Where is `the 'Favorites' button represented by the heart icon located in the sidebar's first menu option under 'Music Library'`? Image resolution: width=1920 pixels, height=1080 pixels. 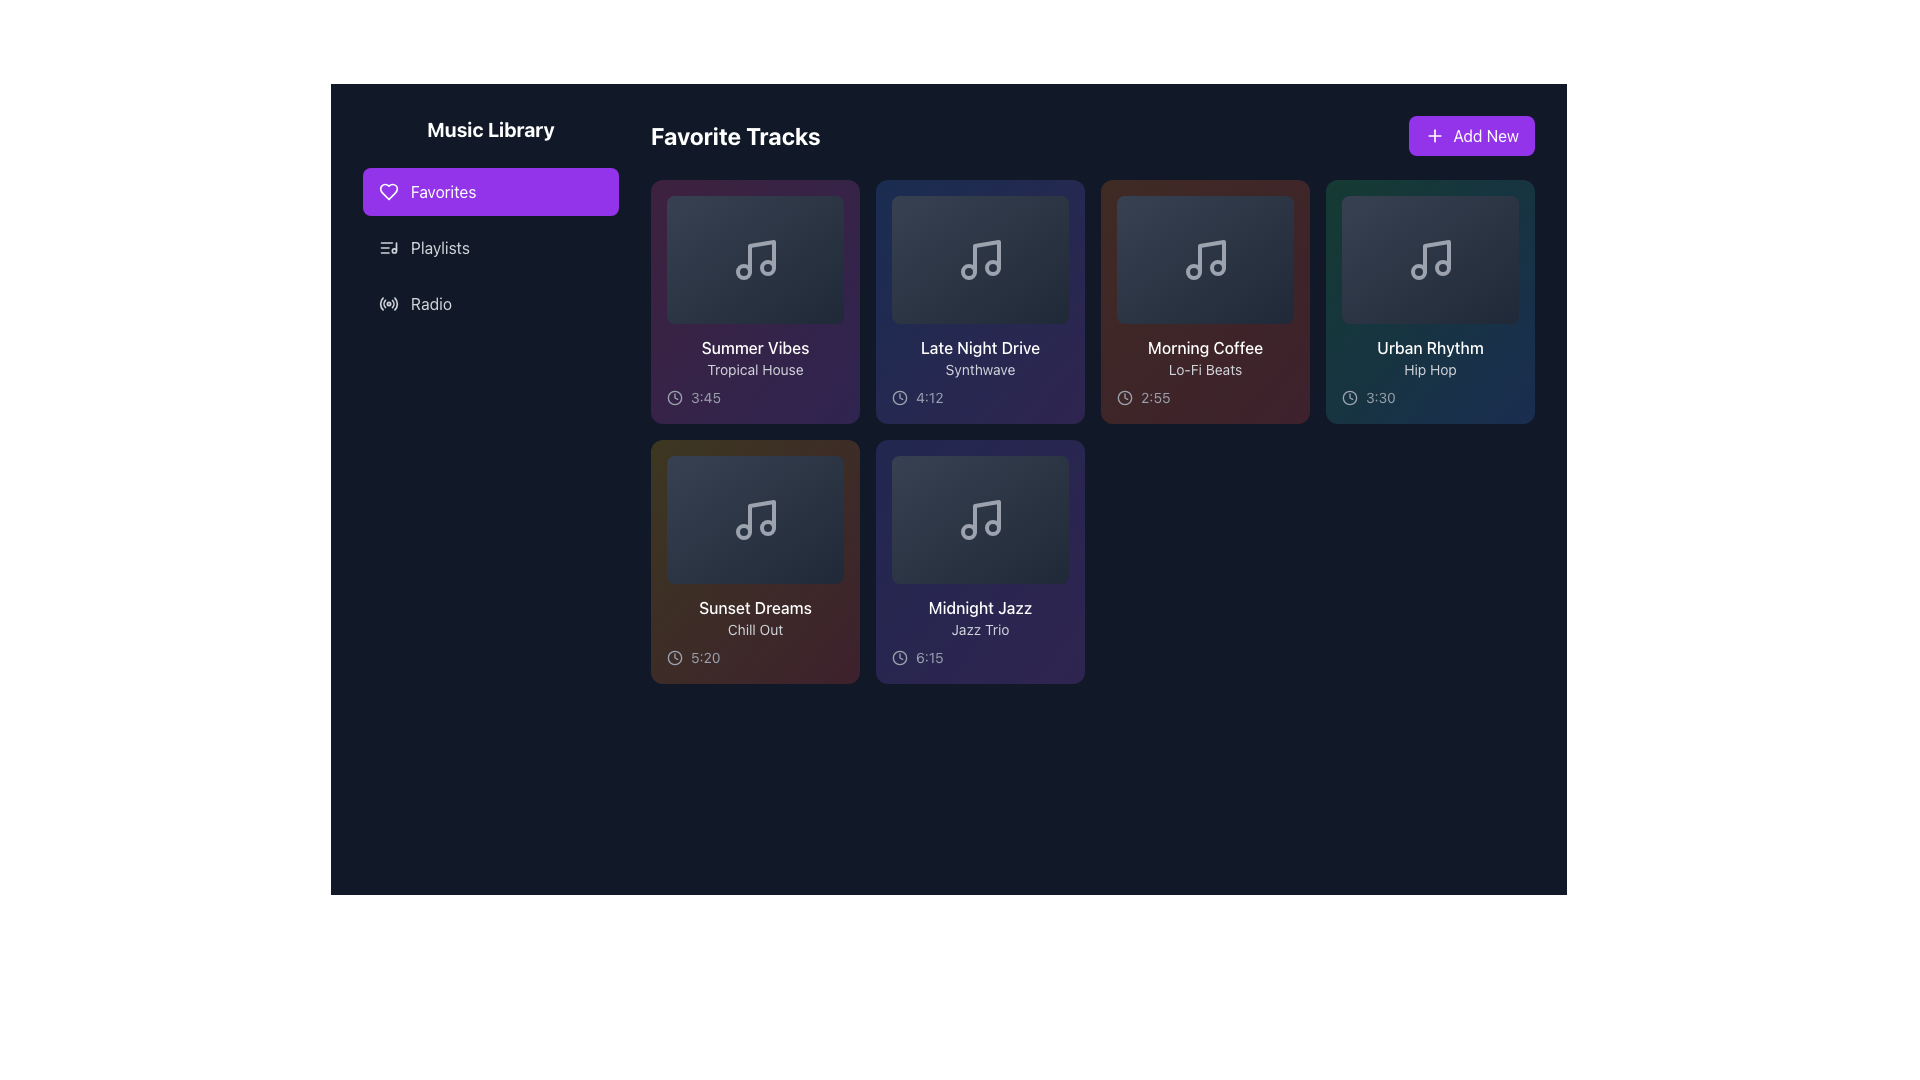
the 'Favorites' button represented by the heart icon located in the sidebar's first menu option under 'Music Library' is located at coordinates (388, 192).